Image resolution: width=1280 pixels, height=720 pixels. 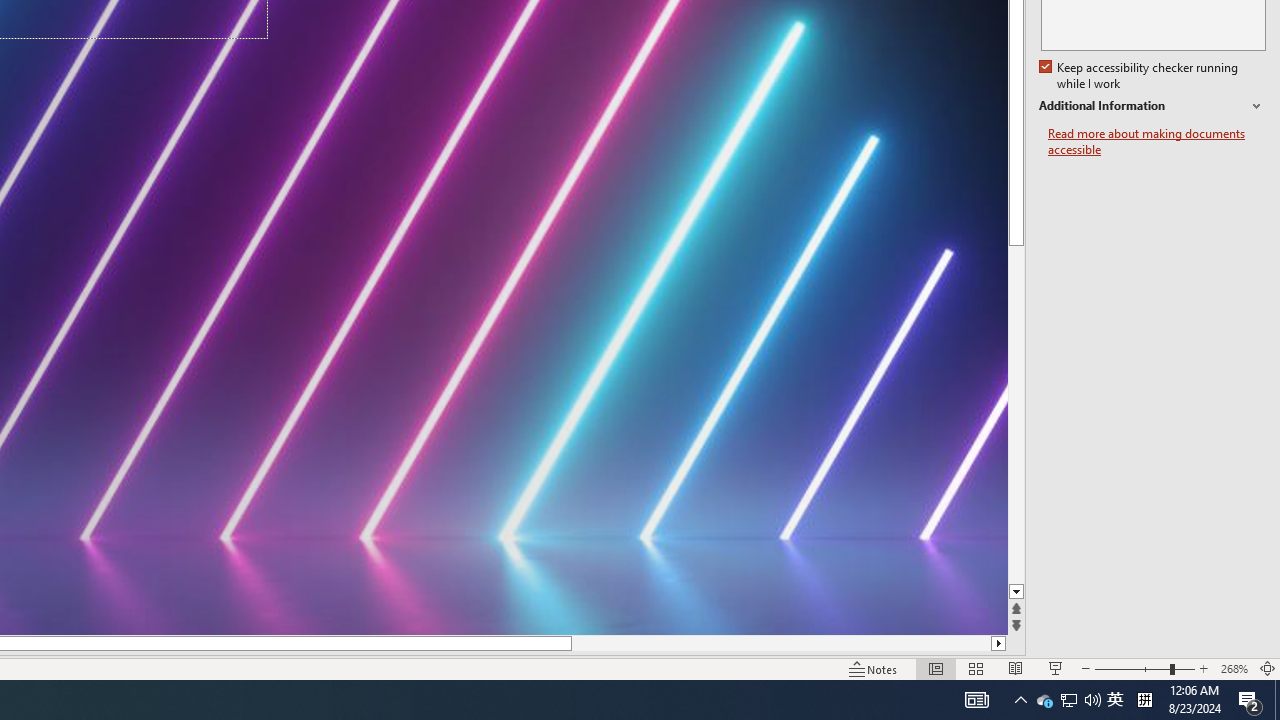 What do you see at coordinates (976, 669) in the screenshot?
I see `'Slide Sorter'` at bounding box center [976, 669].